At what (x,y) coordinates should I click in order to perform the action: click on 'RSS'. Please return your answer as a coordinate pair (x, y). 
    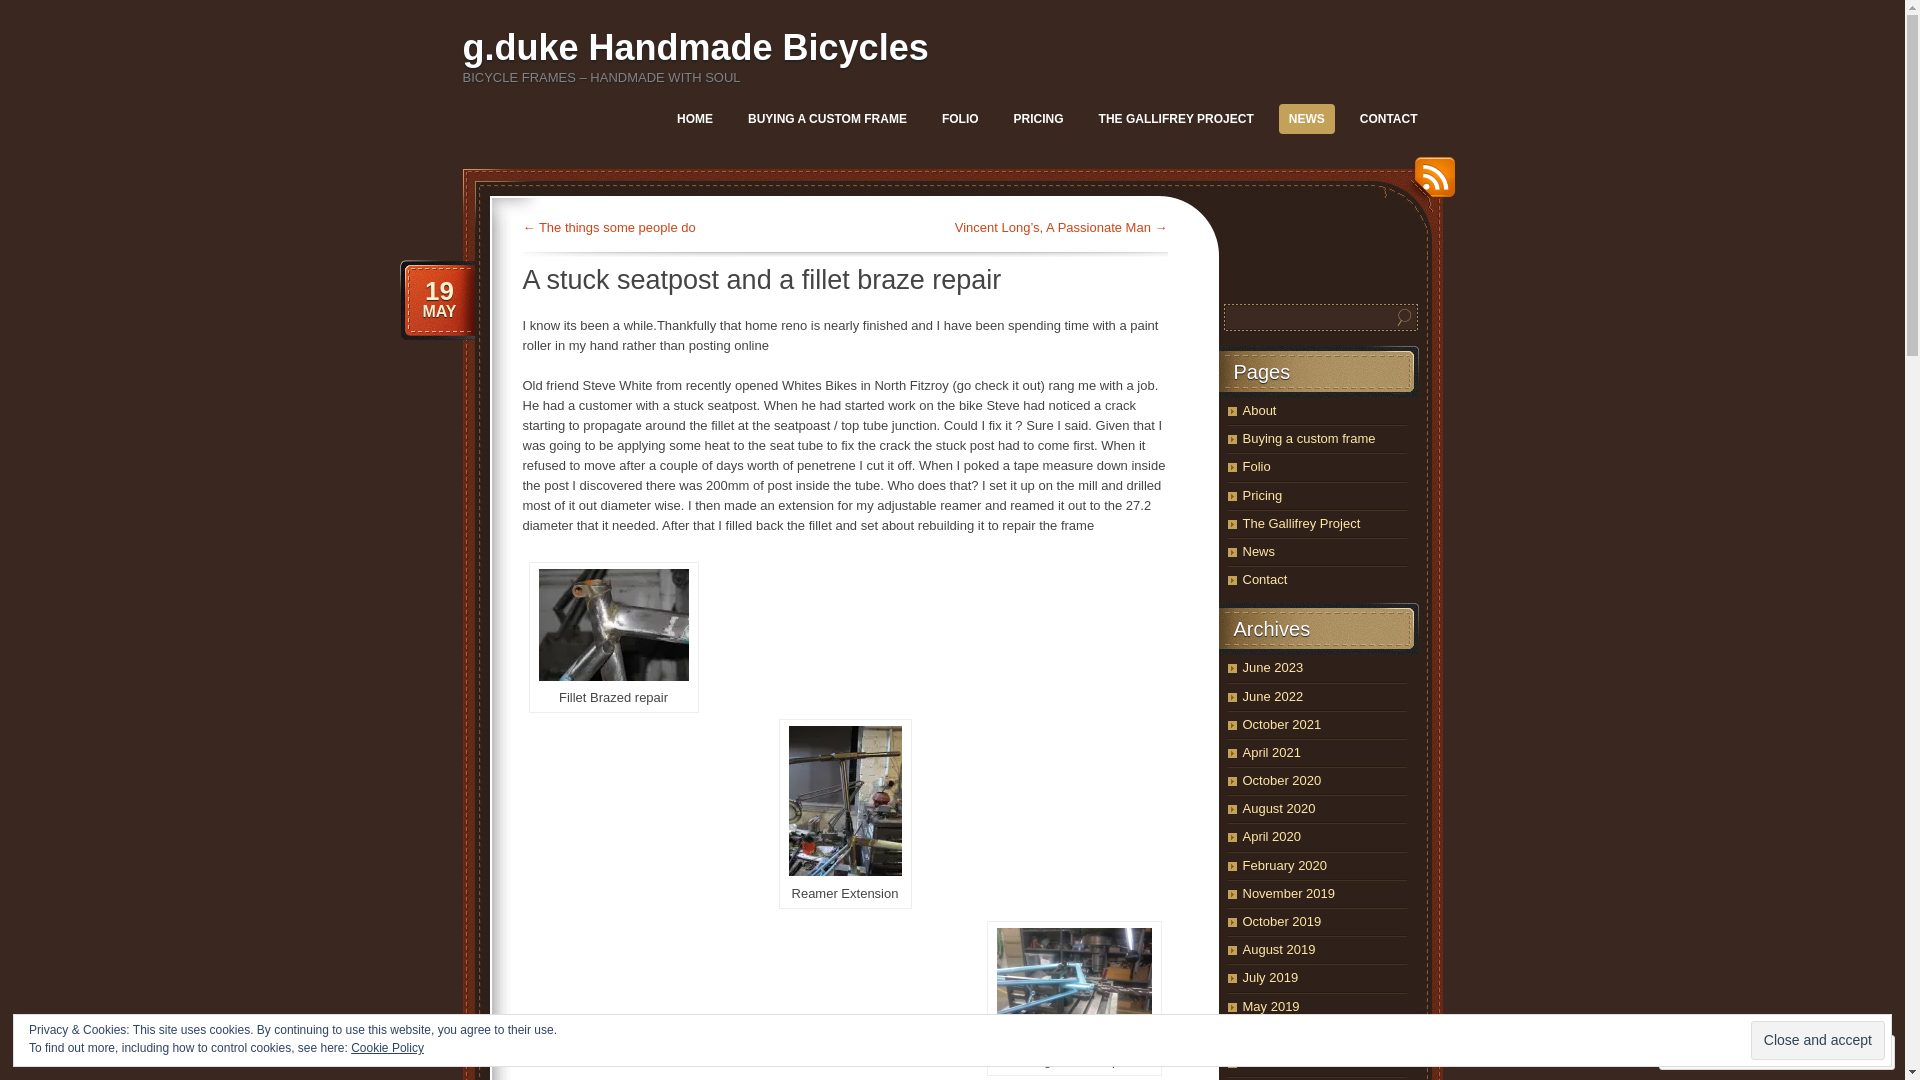
    Looking at the image, I should click on (1402, 184).